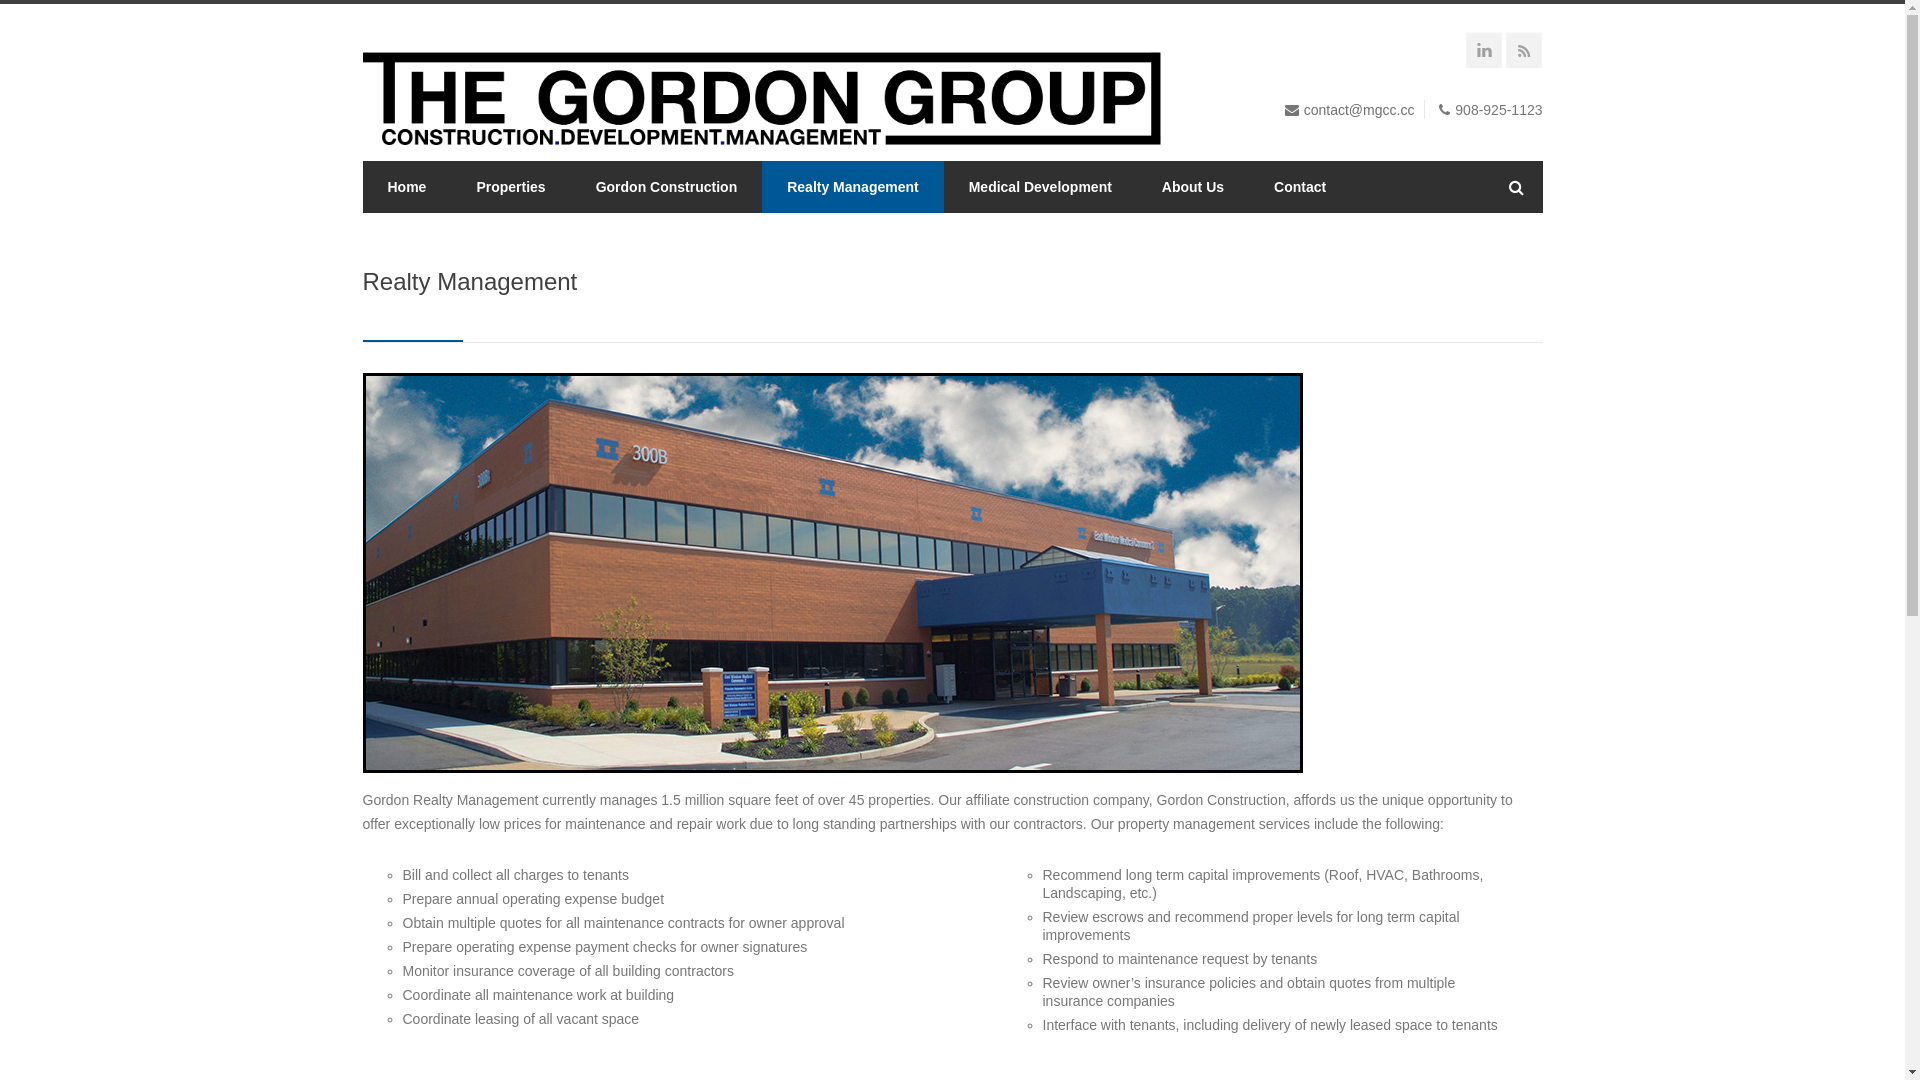 The width and height of the screenshot is (1920, 1080). Describe the element at coordinates (943, 186) in the screenshot. I see `'Medical Development'` at that location.